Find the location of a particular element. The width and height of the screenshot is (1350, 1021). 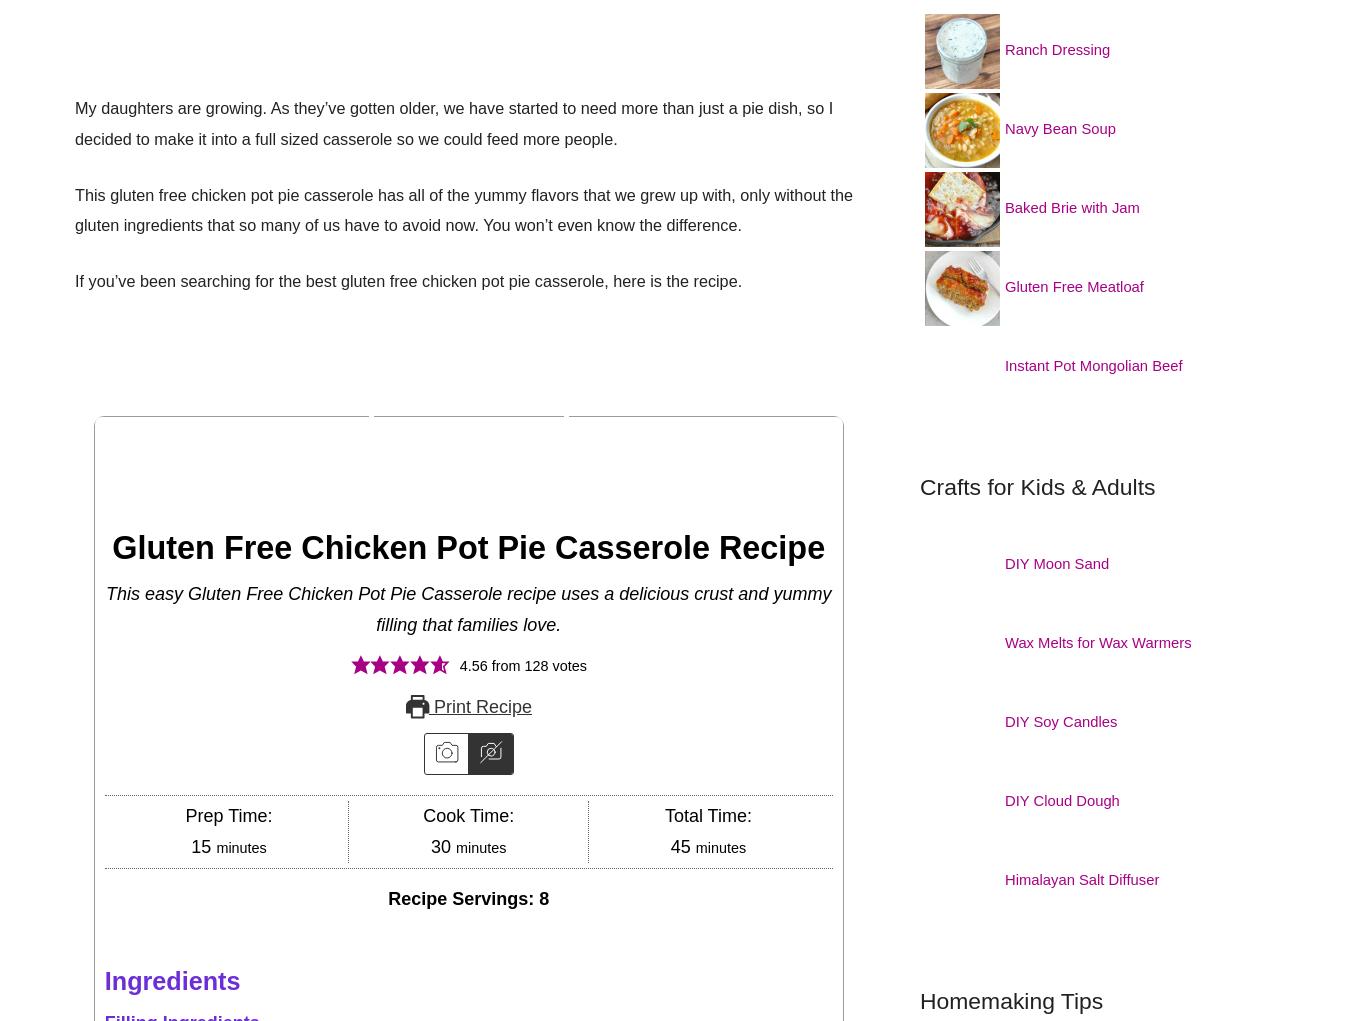

'Cook Time:' is located at coordinates (467, 814).